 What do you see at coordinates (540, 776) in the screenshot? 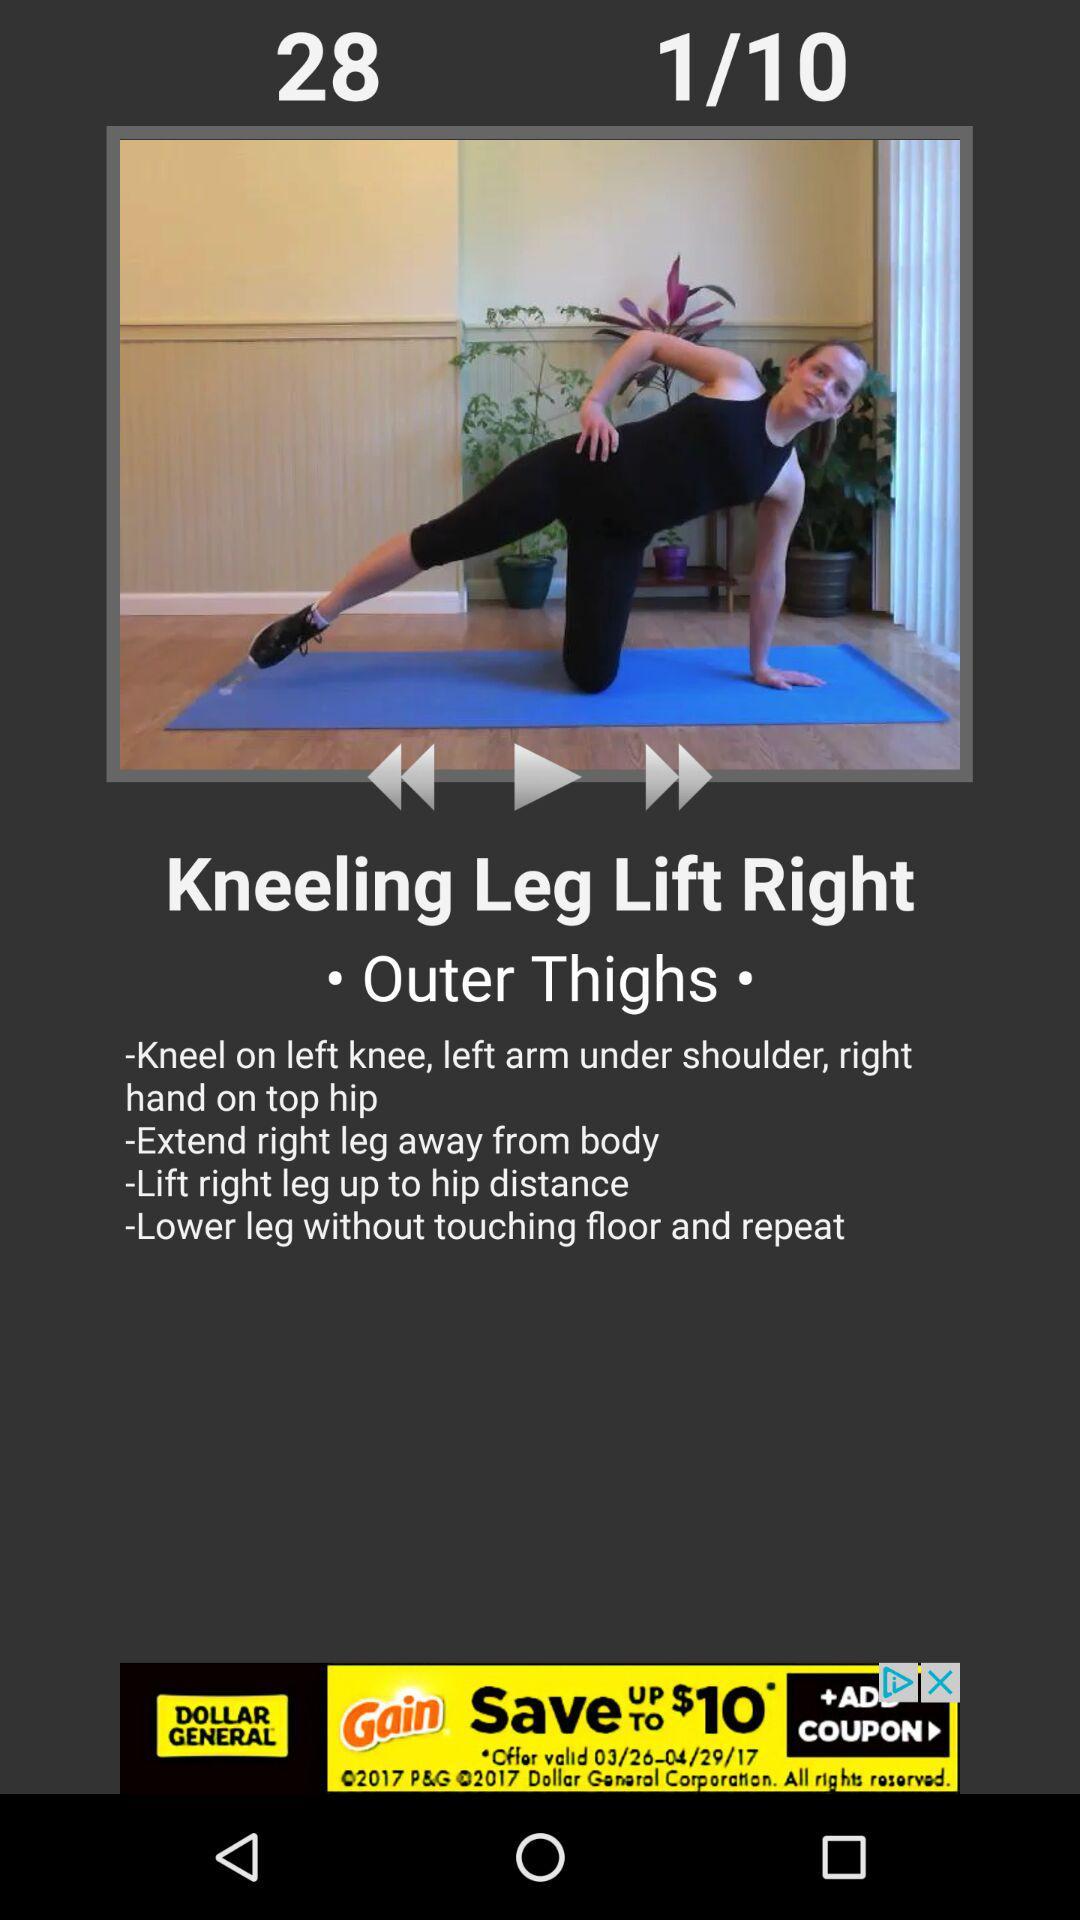
I see `play` at bounding box center [540, 776].